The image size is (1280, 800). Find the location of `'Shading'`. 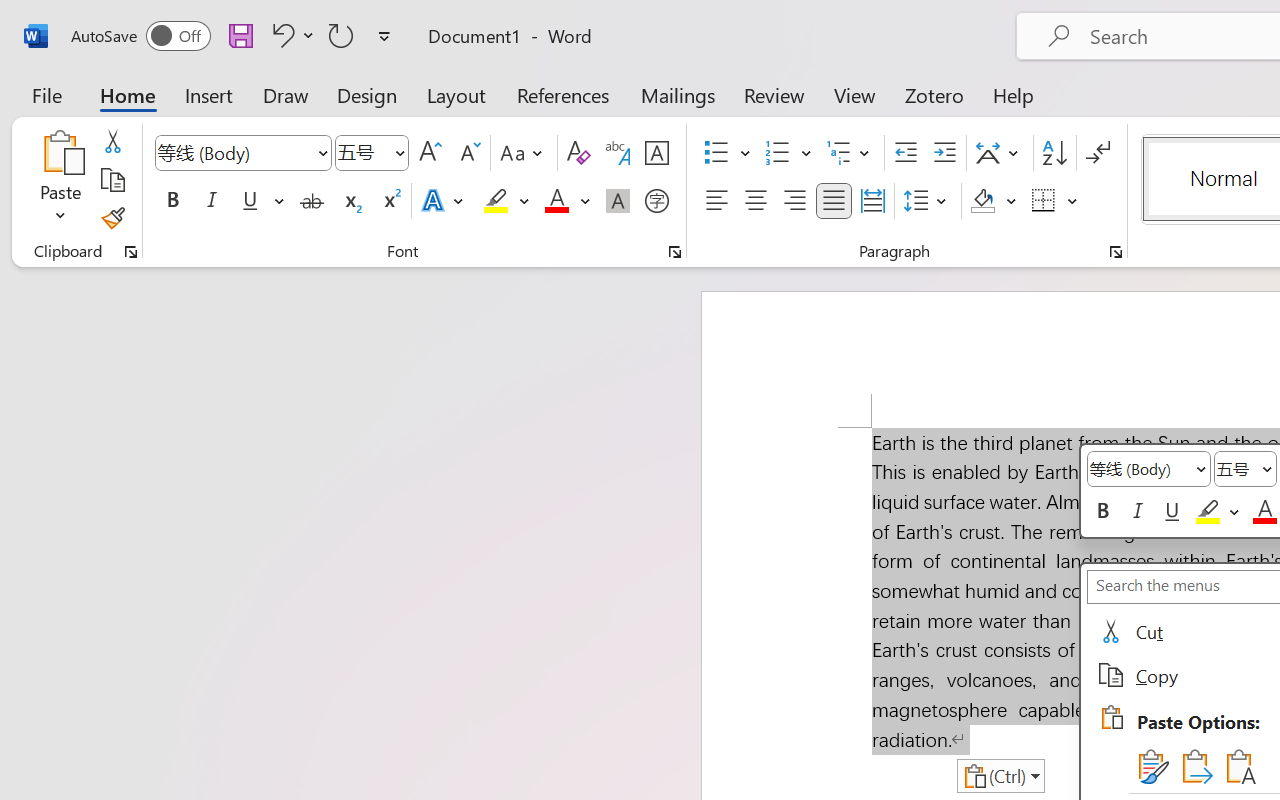

'Shading' is located at coordinates (993, 201).